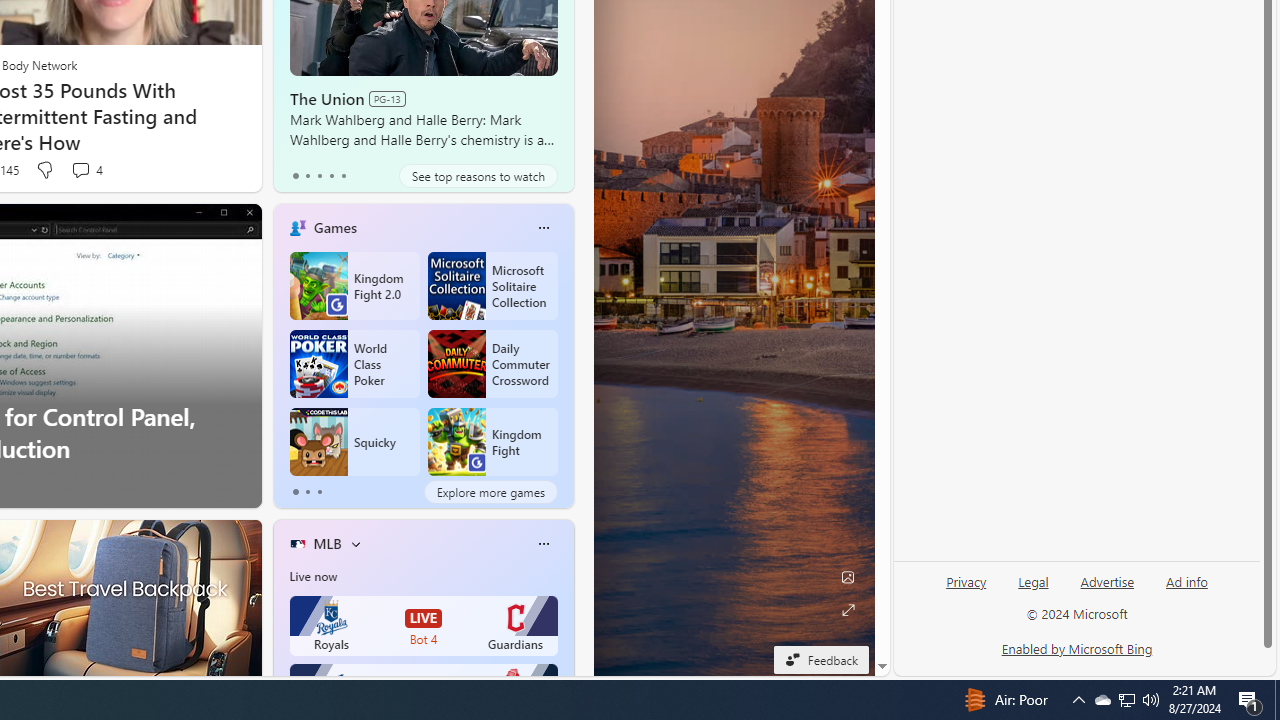  What do you see at coordinates (422, 625) in the screenshot?
I see `'Royals LIVE Bot 4 Guardians'` at bounding box center [422, 625].